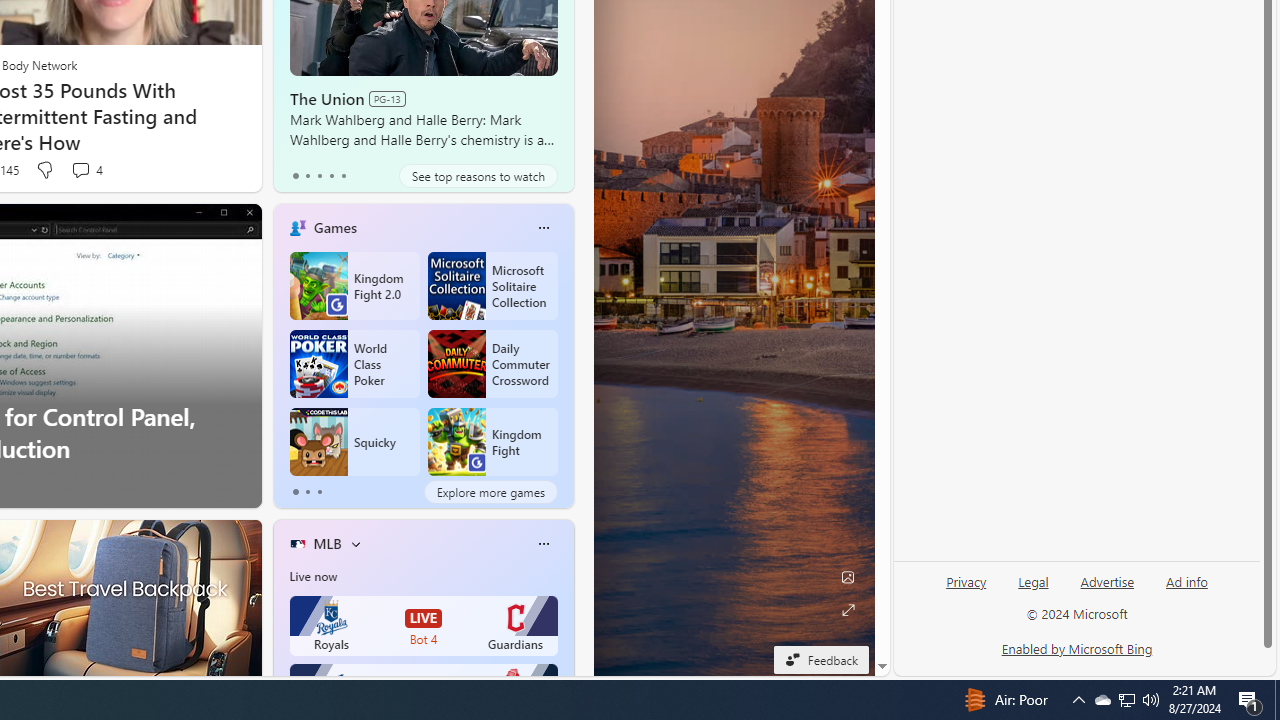  What do you see at coordinates (422, 625) in the screenshot?
I see `'Royals LIVE Bot 4 Guardians'` at bounding box center [422, 625].